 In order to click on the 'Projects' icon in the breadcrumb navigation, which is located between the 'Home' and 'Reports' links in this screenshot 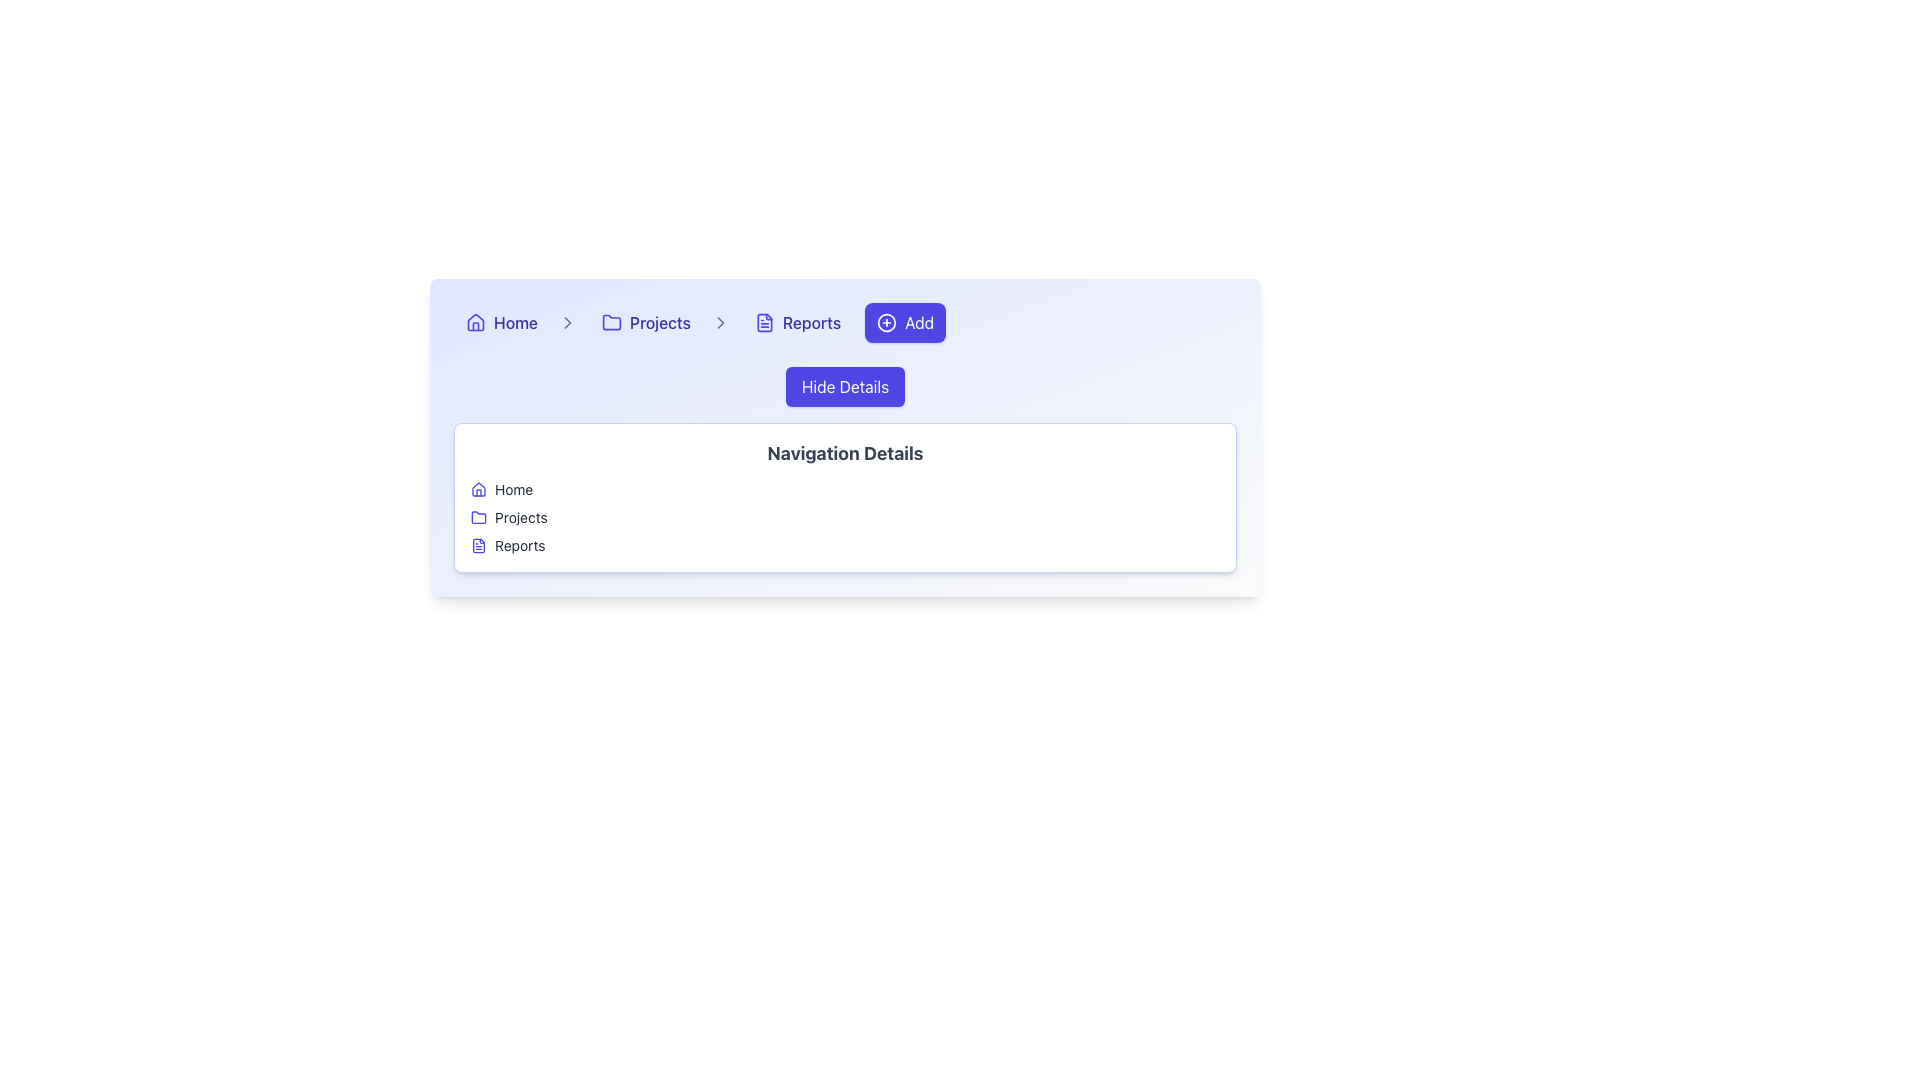, I will do `click(478, 515)`.